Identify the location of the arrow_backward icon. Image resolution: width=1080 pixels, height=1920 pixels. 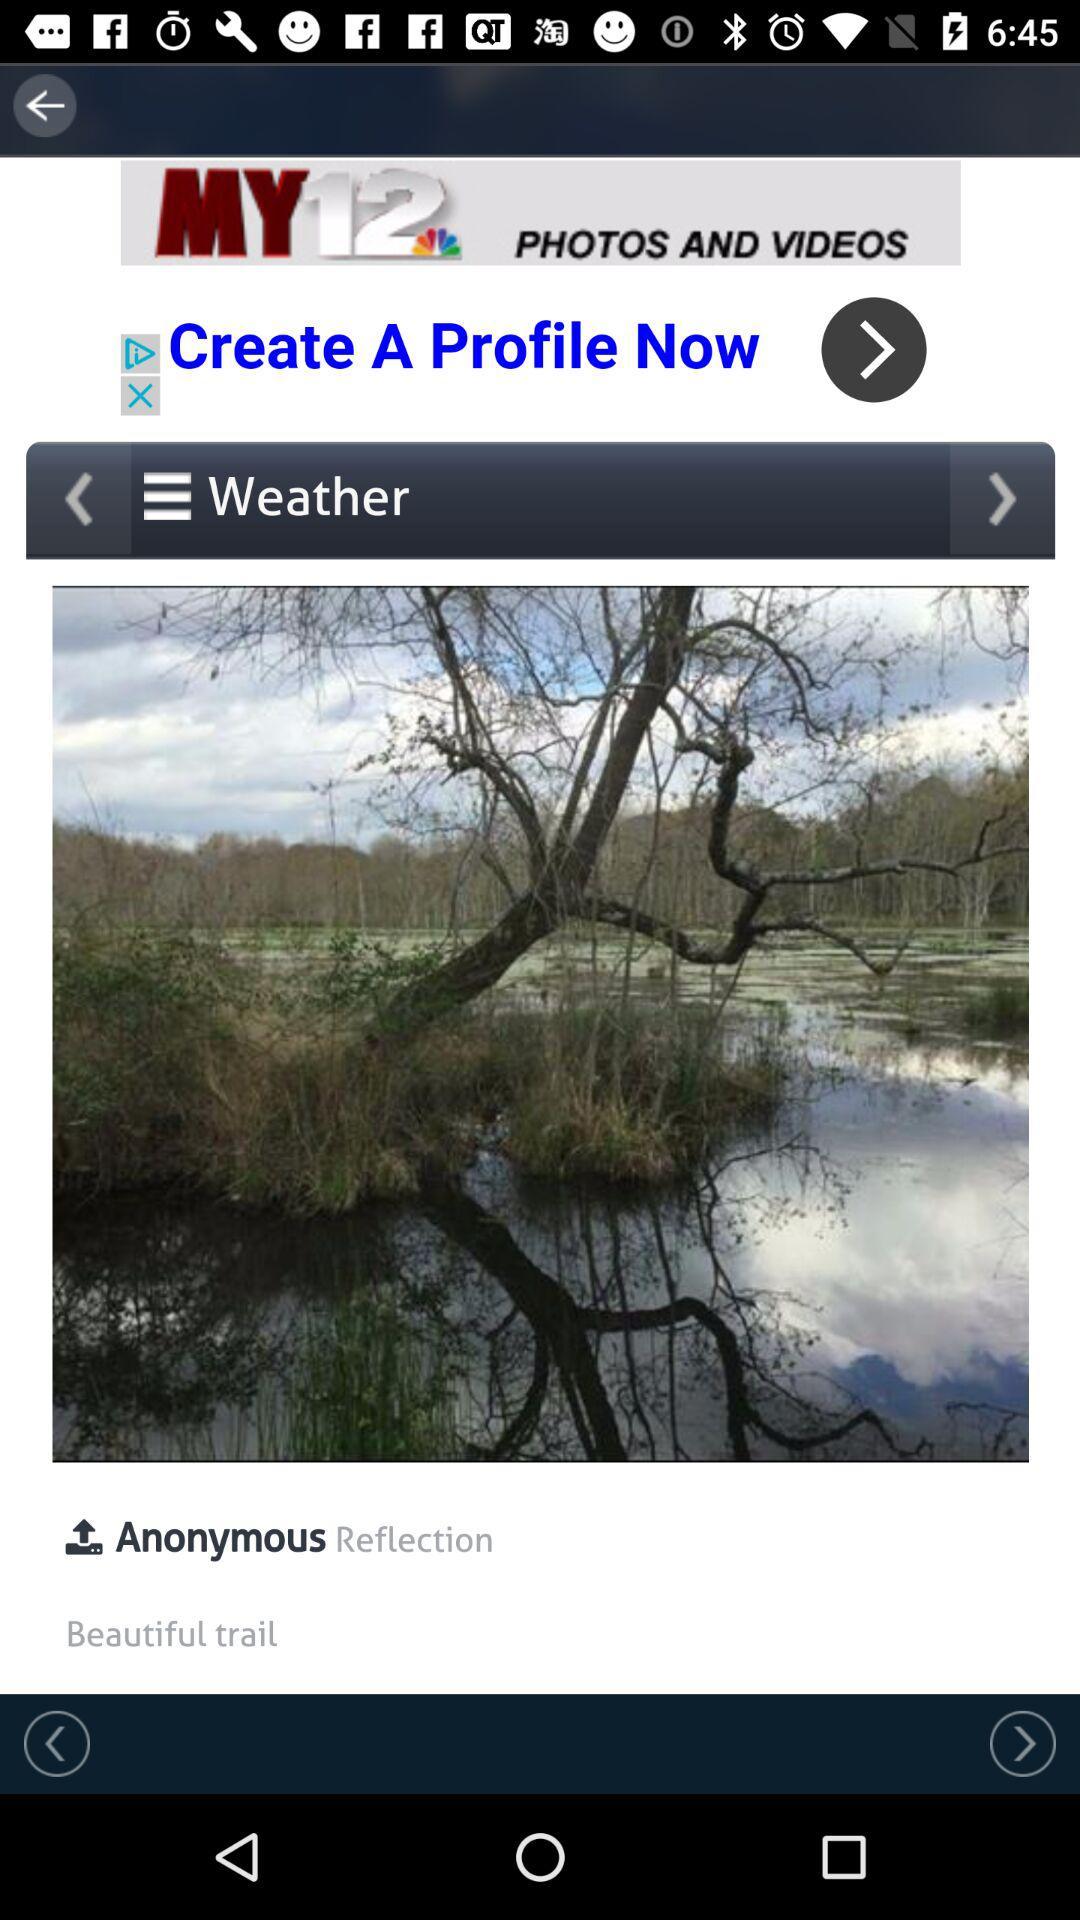
(57, 104).